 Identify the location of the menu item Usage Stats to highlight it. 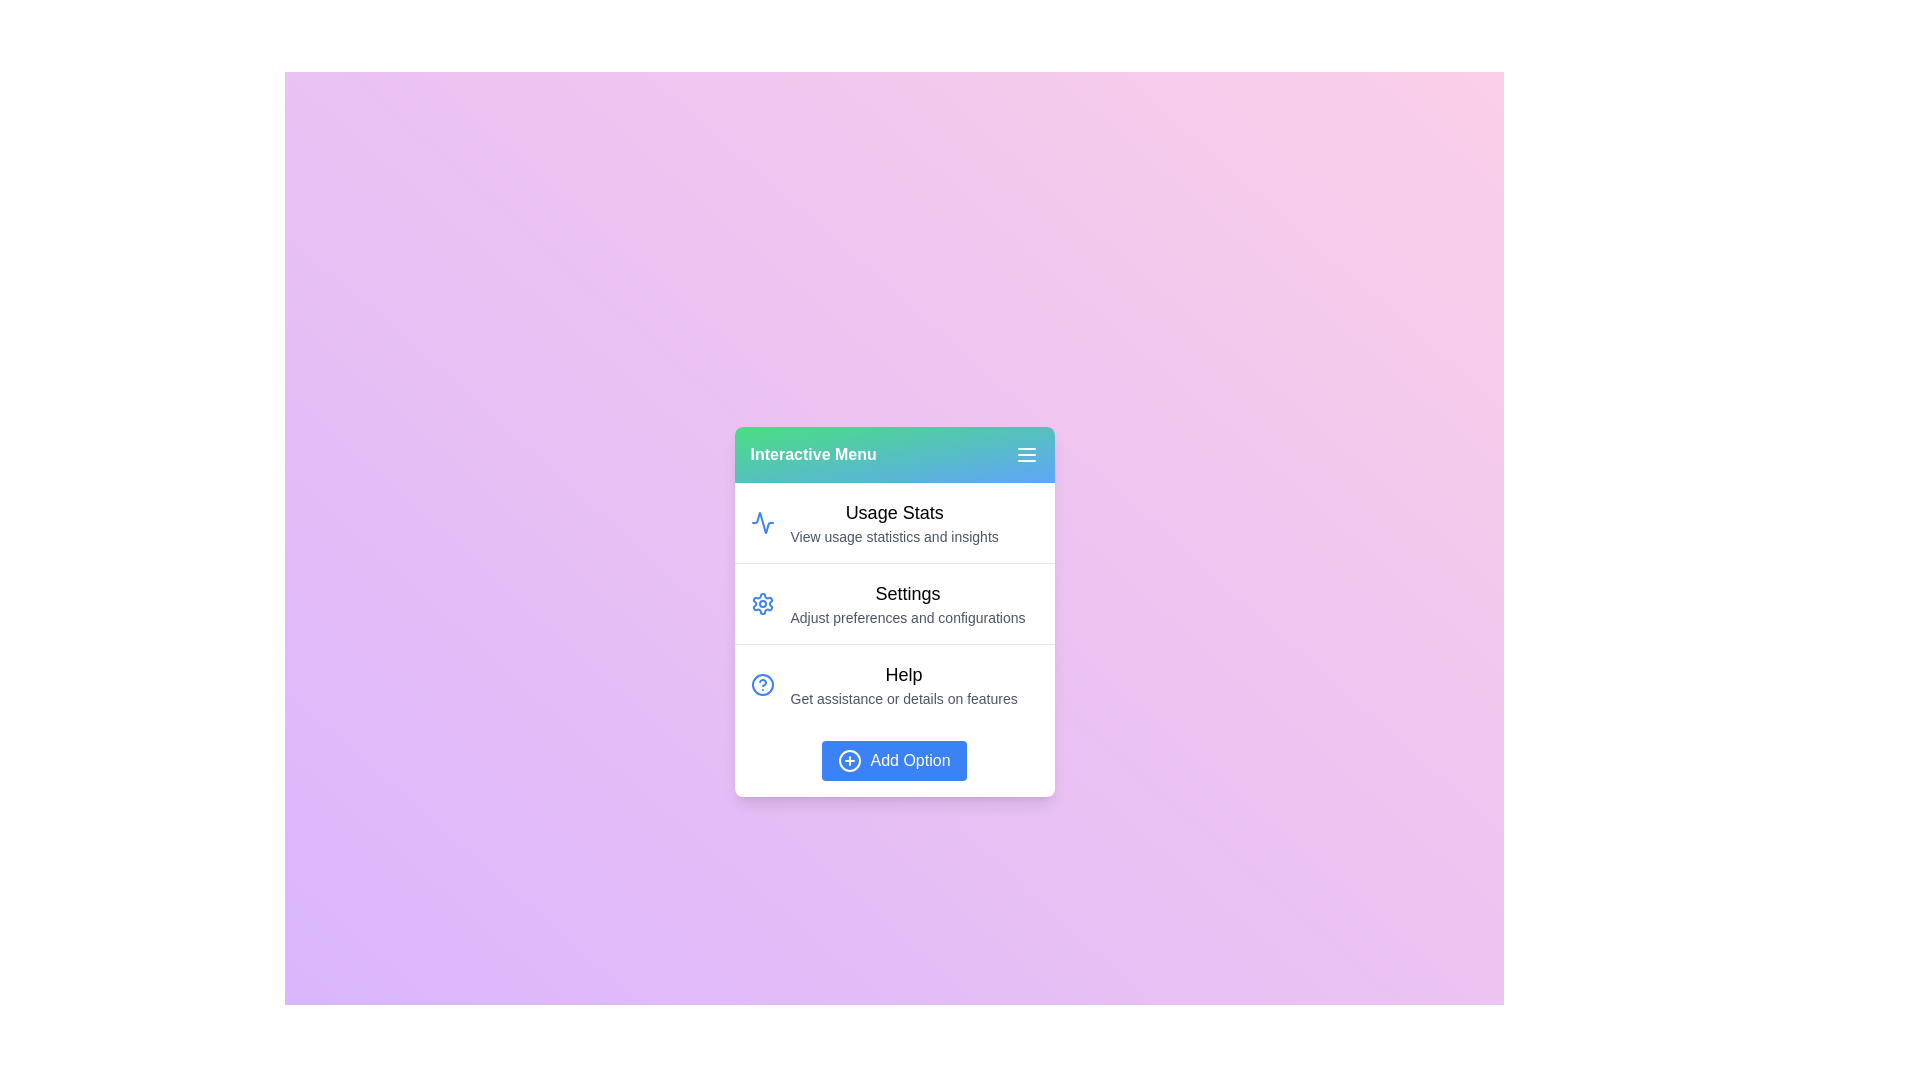
(893, 522).